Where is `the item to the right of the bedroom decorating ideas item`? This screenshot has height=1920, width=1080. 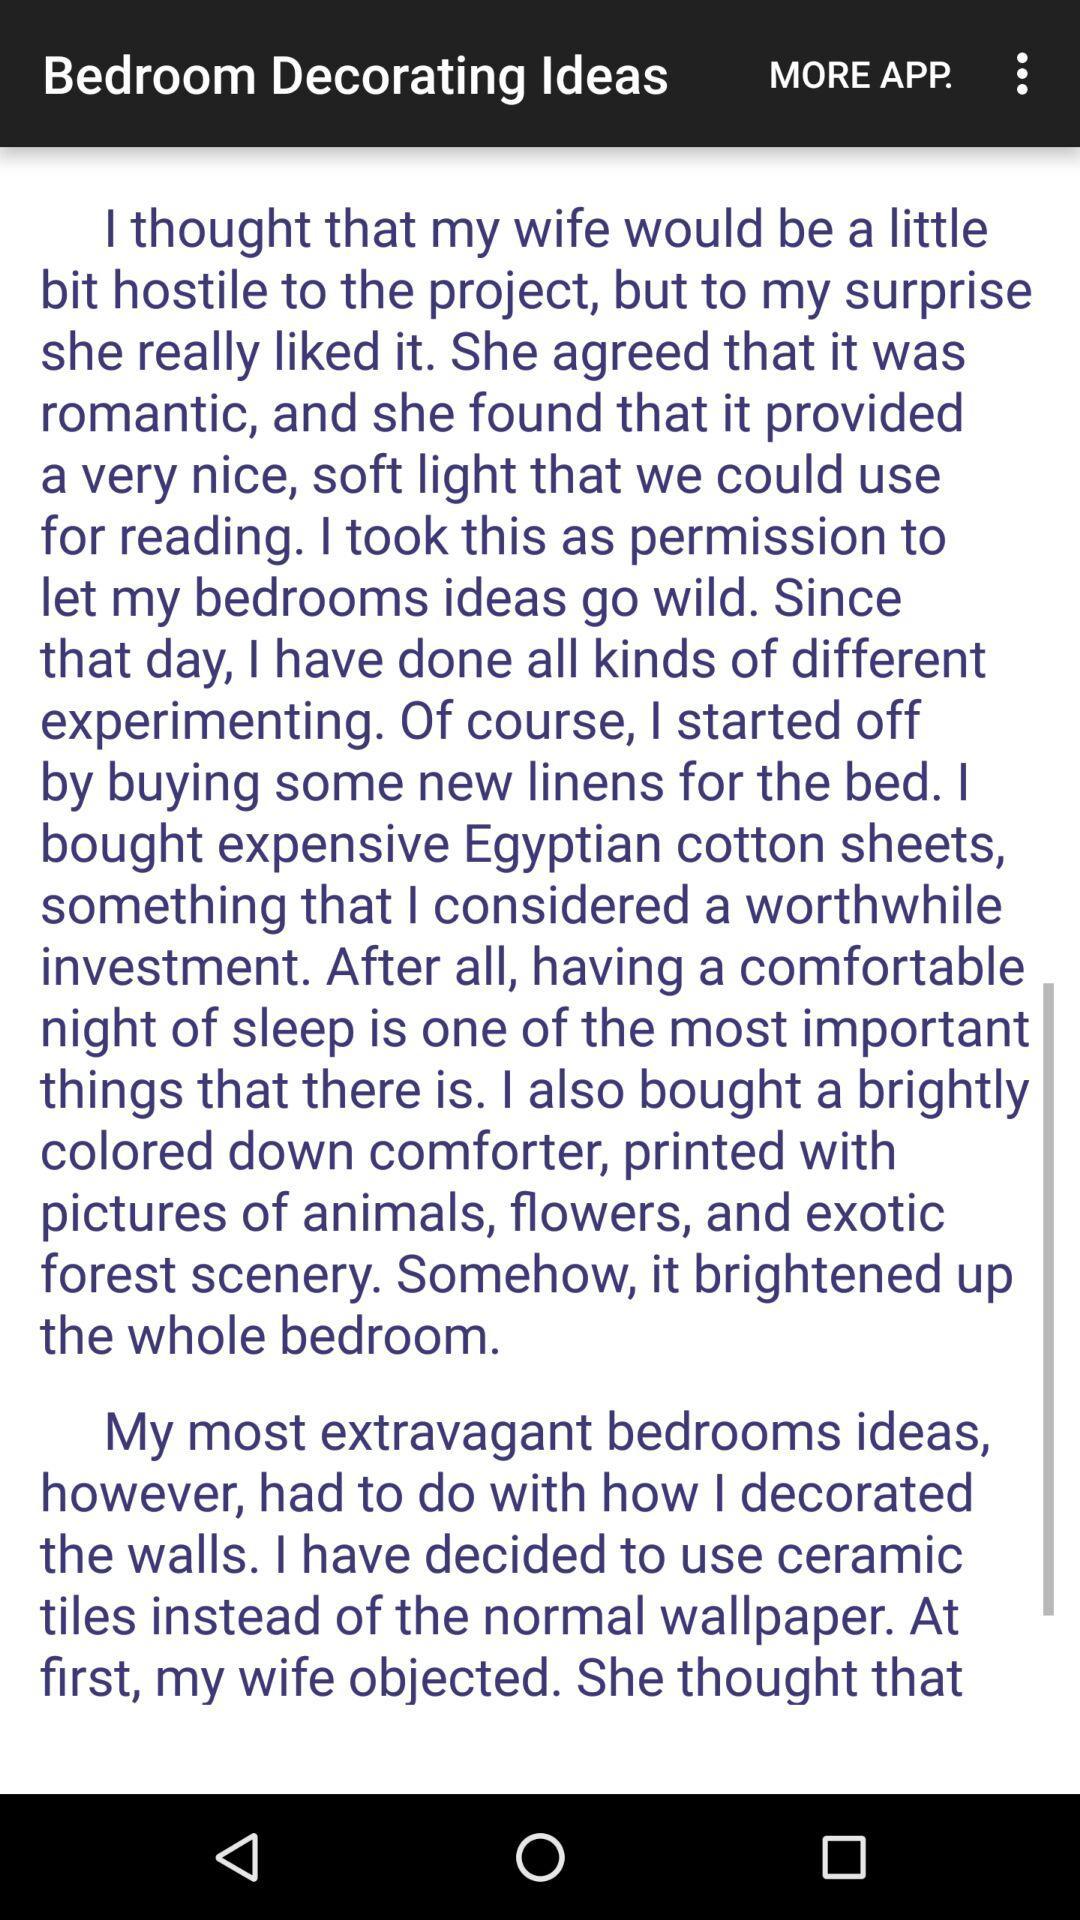
the item to the right of the bedroom decorating ideas item is located at coordinates (860, 73).